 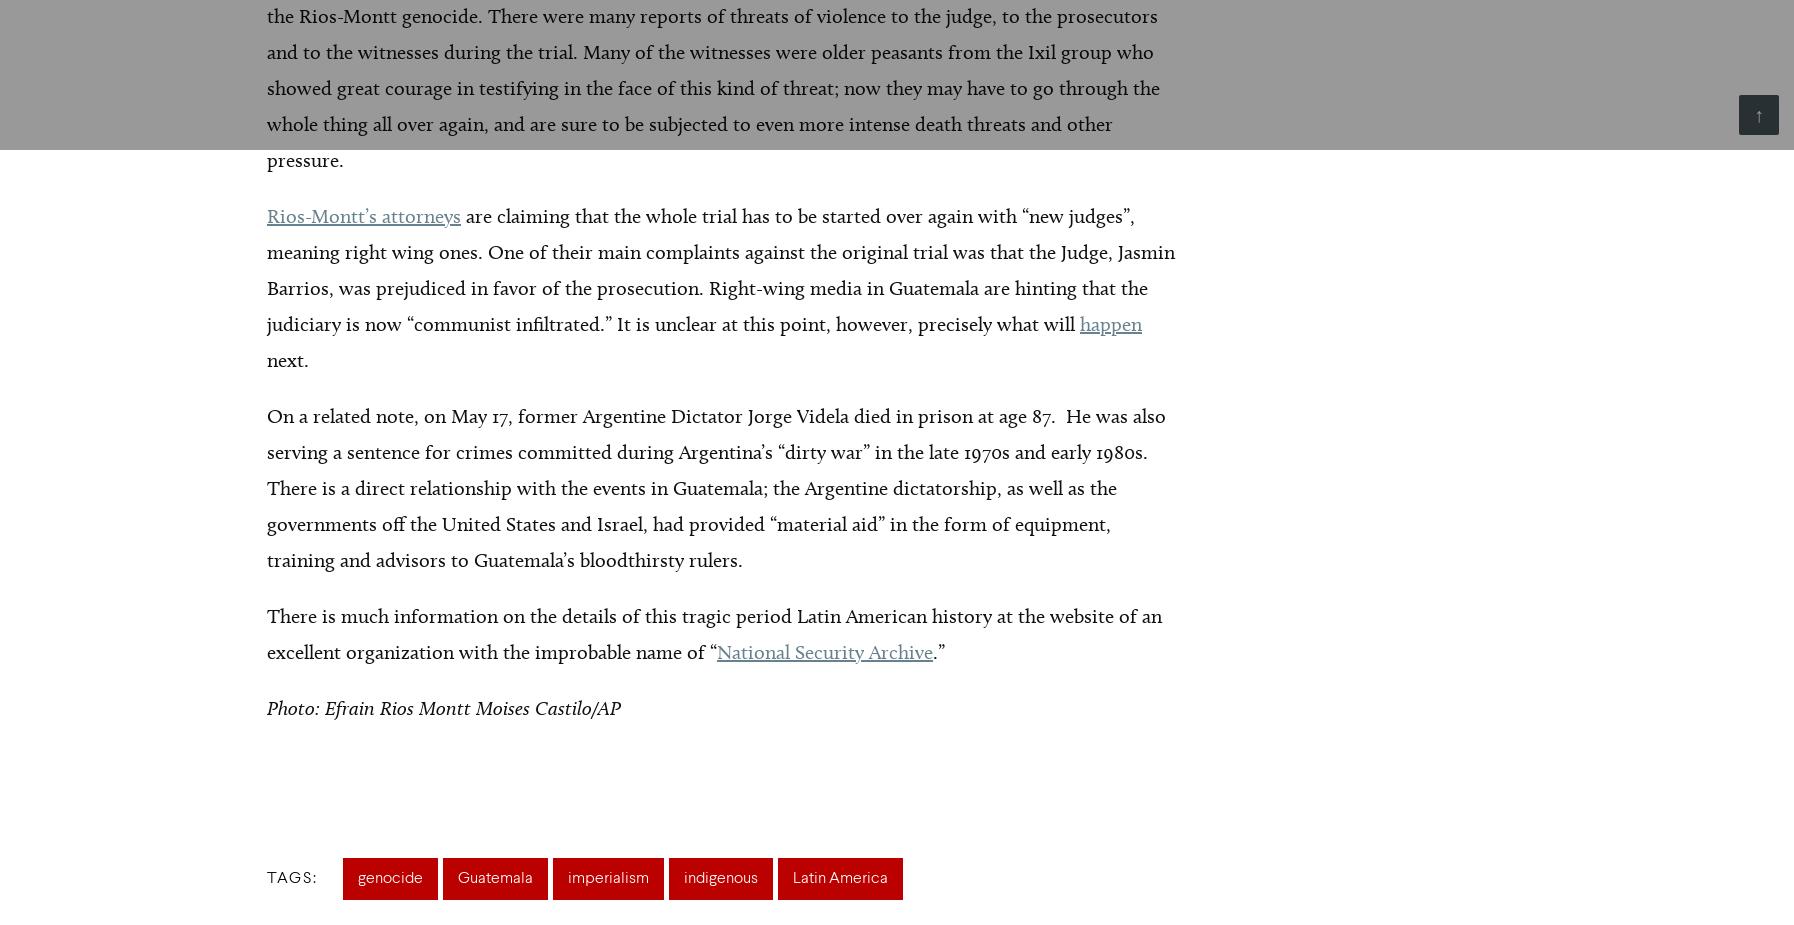 What do you see at coordinates (389, 879) in the screenshot?
I see `'genocide'` at bounding box center [389, 879].